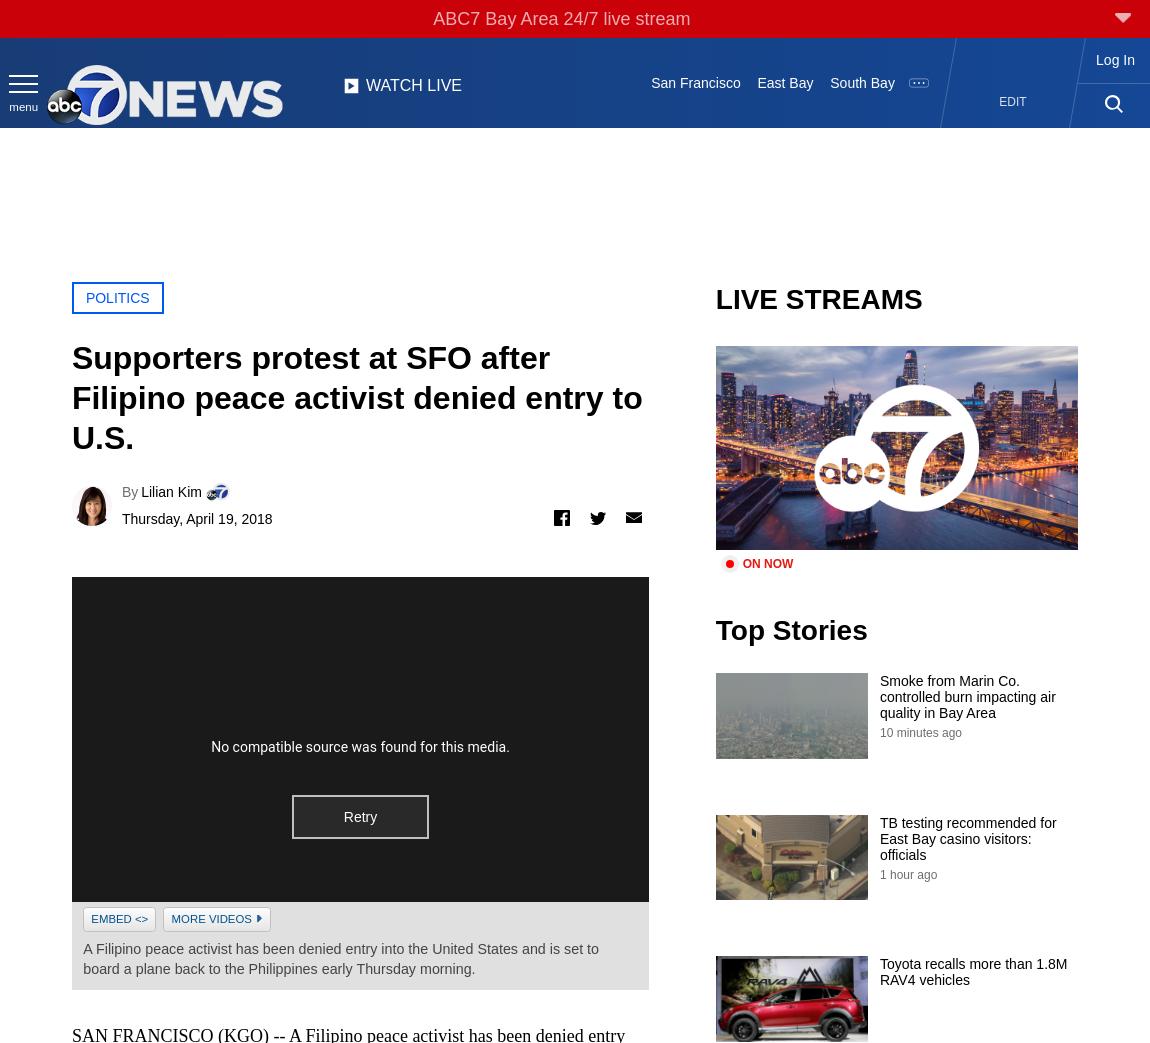  I want to click on 'By', so click(128, 490).